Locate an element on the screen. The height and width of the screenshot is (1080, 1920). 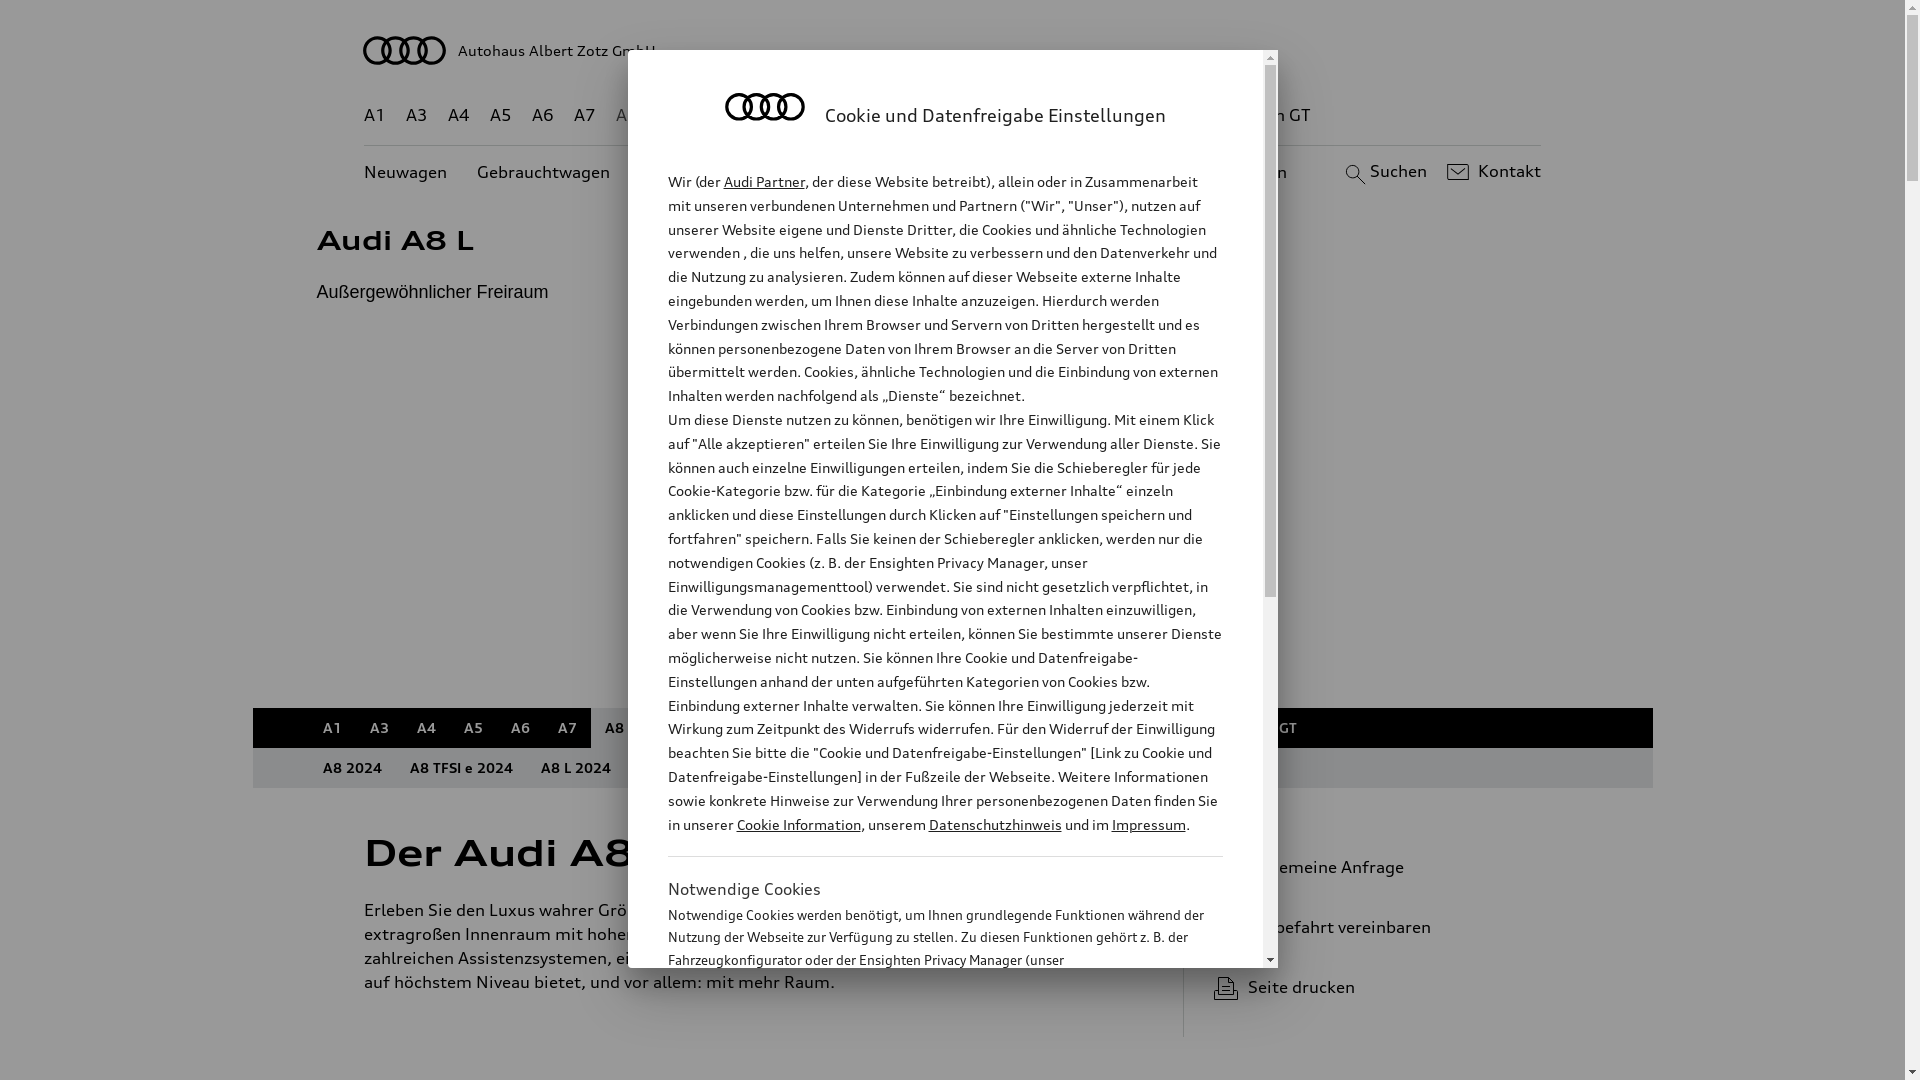
'Q4 e-tron' is located at coordinates (781, 115).